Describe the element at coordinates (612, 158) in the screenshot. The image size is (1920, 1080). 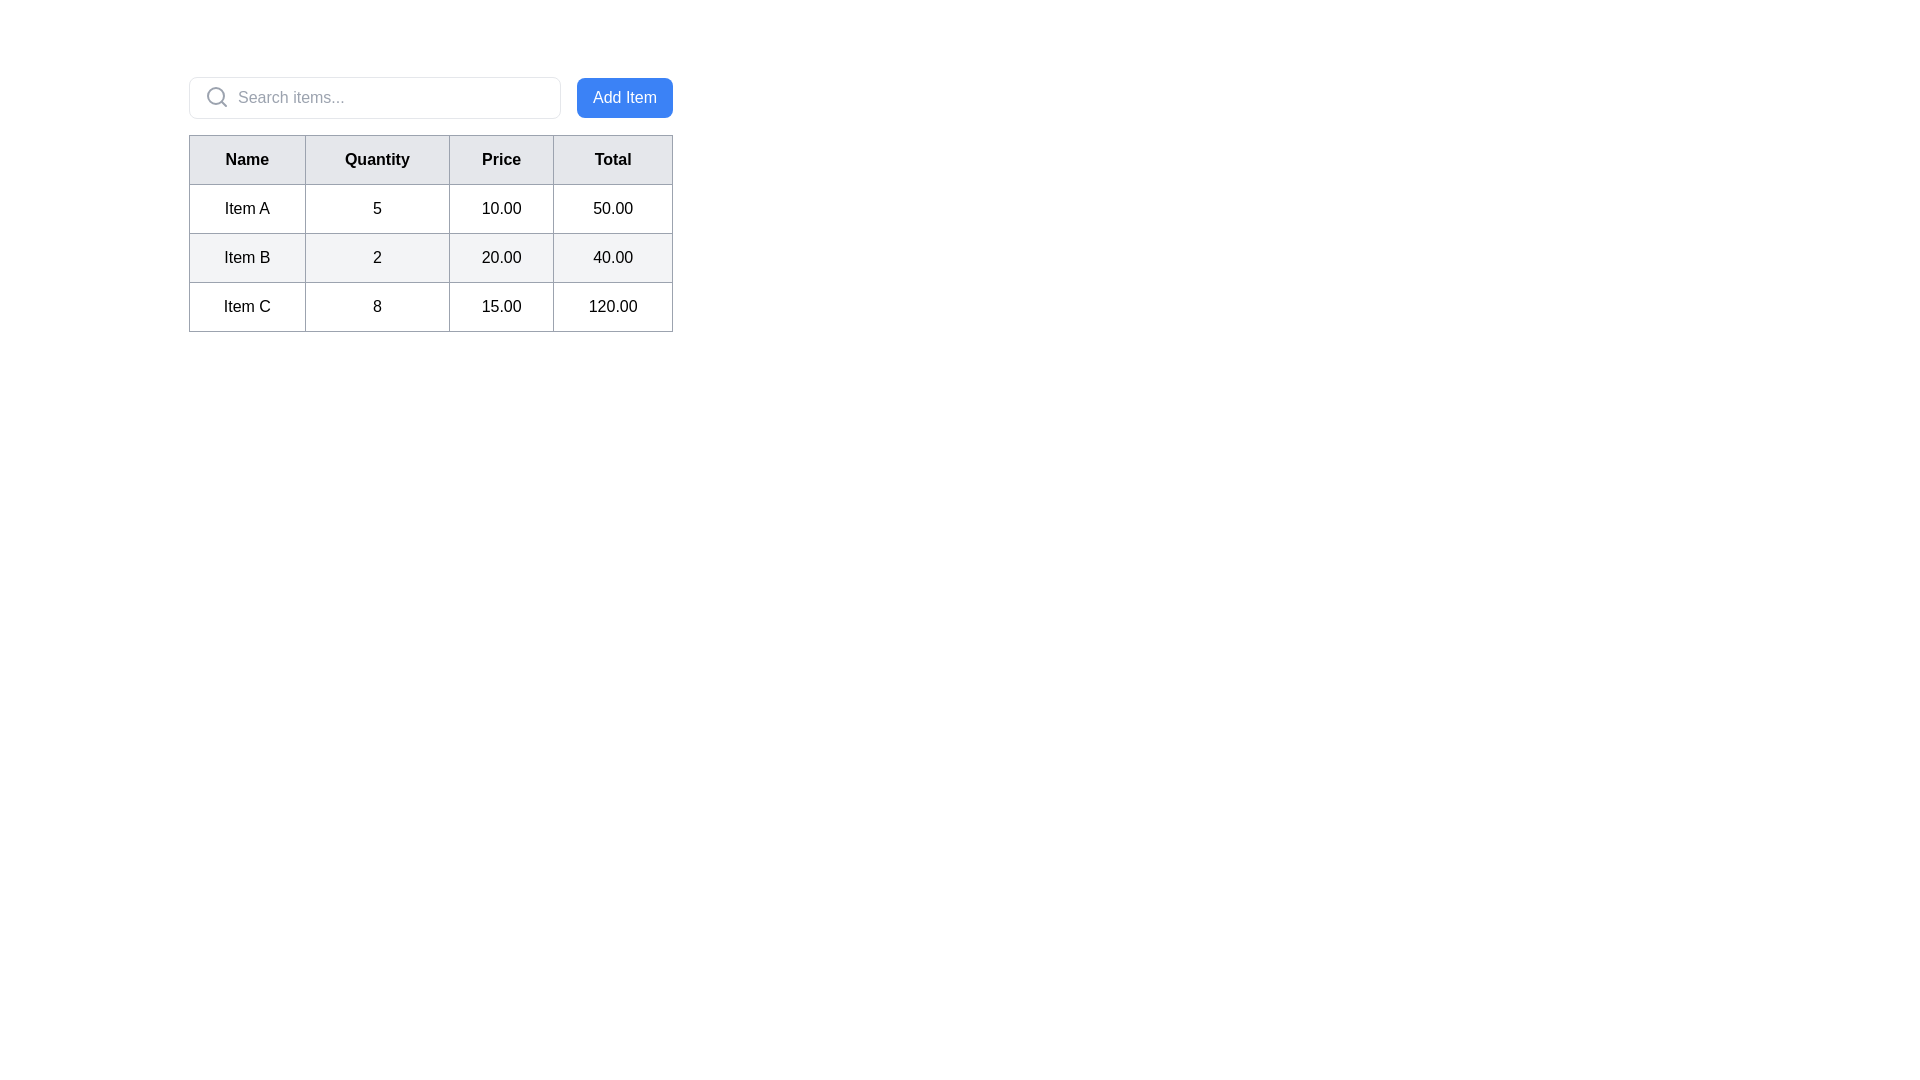
I see `the table header cell that contains the text 'Total', which is styled with a light gray background and a gray border, located in the fourth column of the table header row` at that location.